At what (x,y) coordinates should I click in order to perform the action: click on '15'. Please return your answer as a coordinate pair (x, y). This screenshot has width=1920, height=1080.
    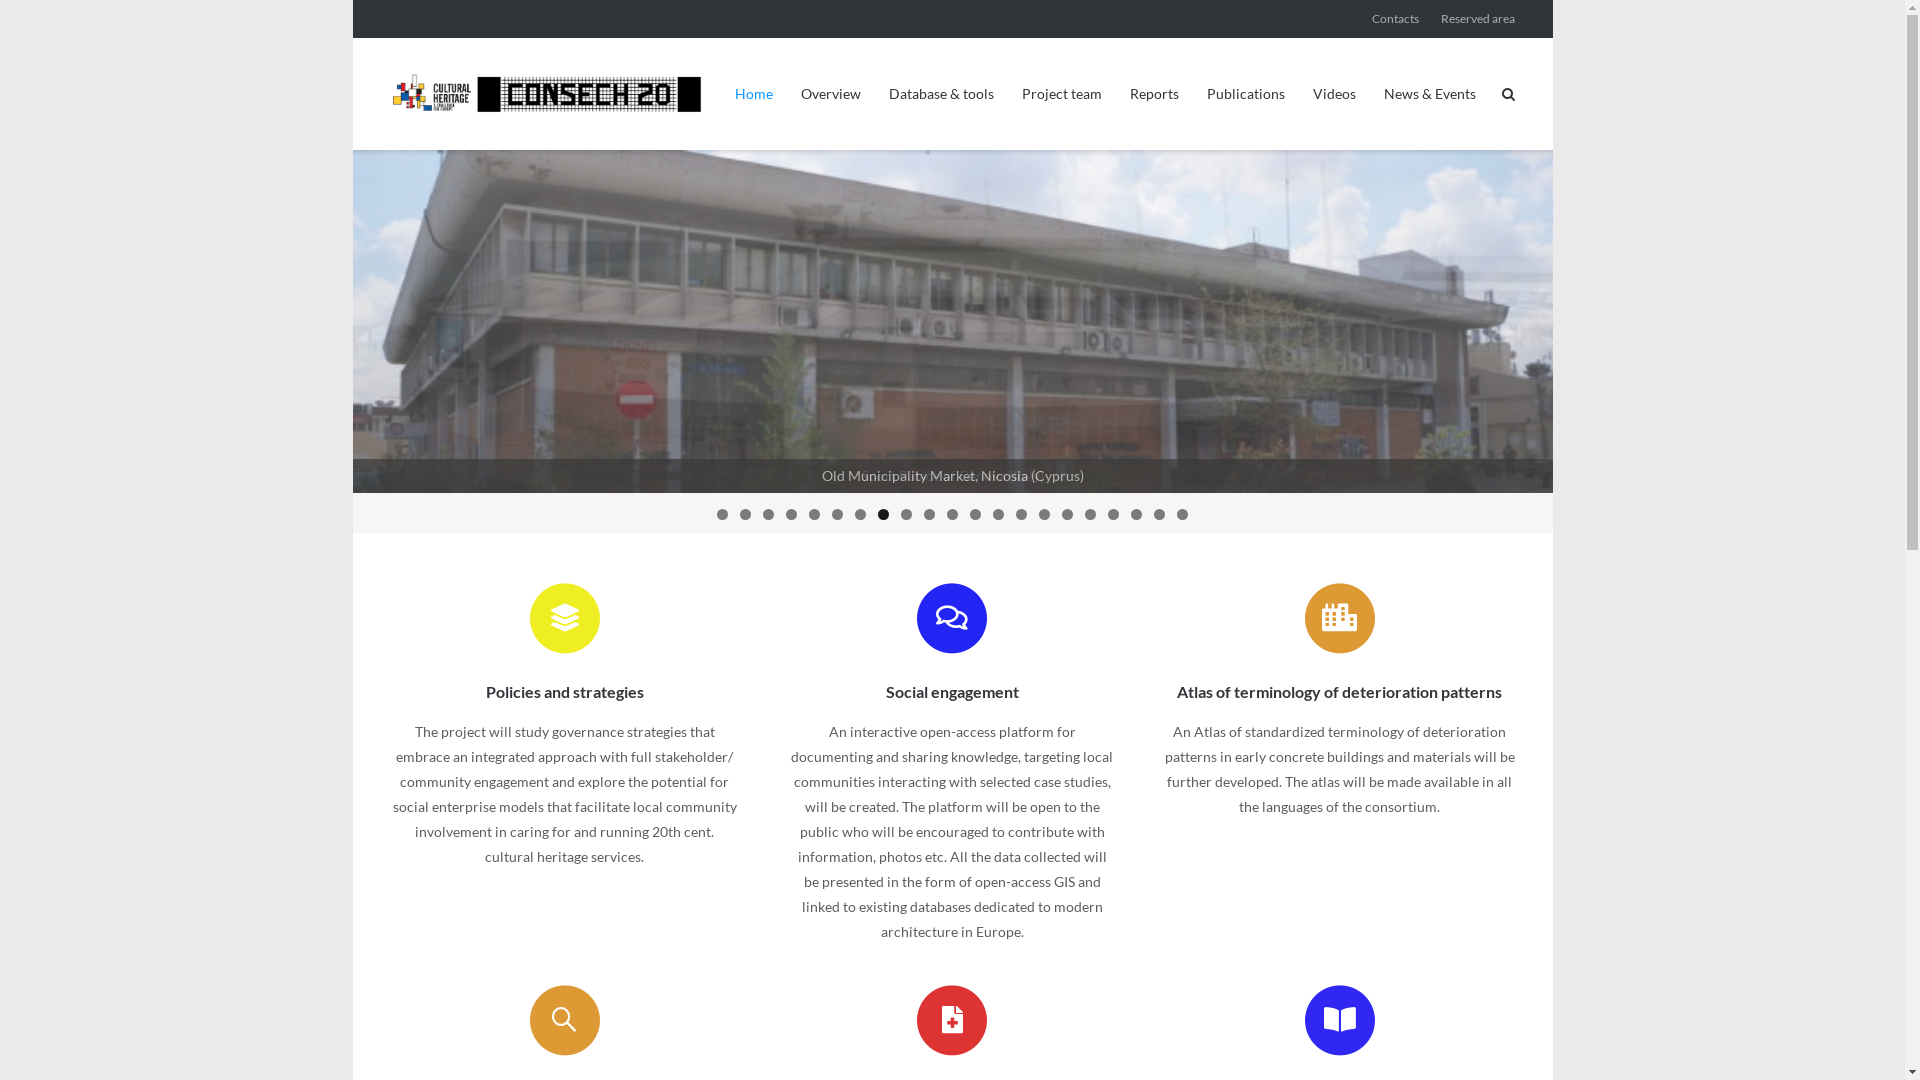
    Looking at the image, I should click on (1043, 513).